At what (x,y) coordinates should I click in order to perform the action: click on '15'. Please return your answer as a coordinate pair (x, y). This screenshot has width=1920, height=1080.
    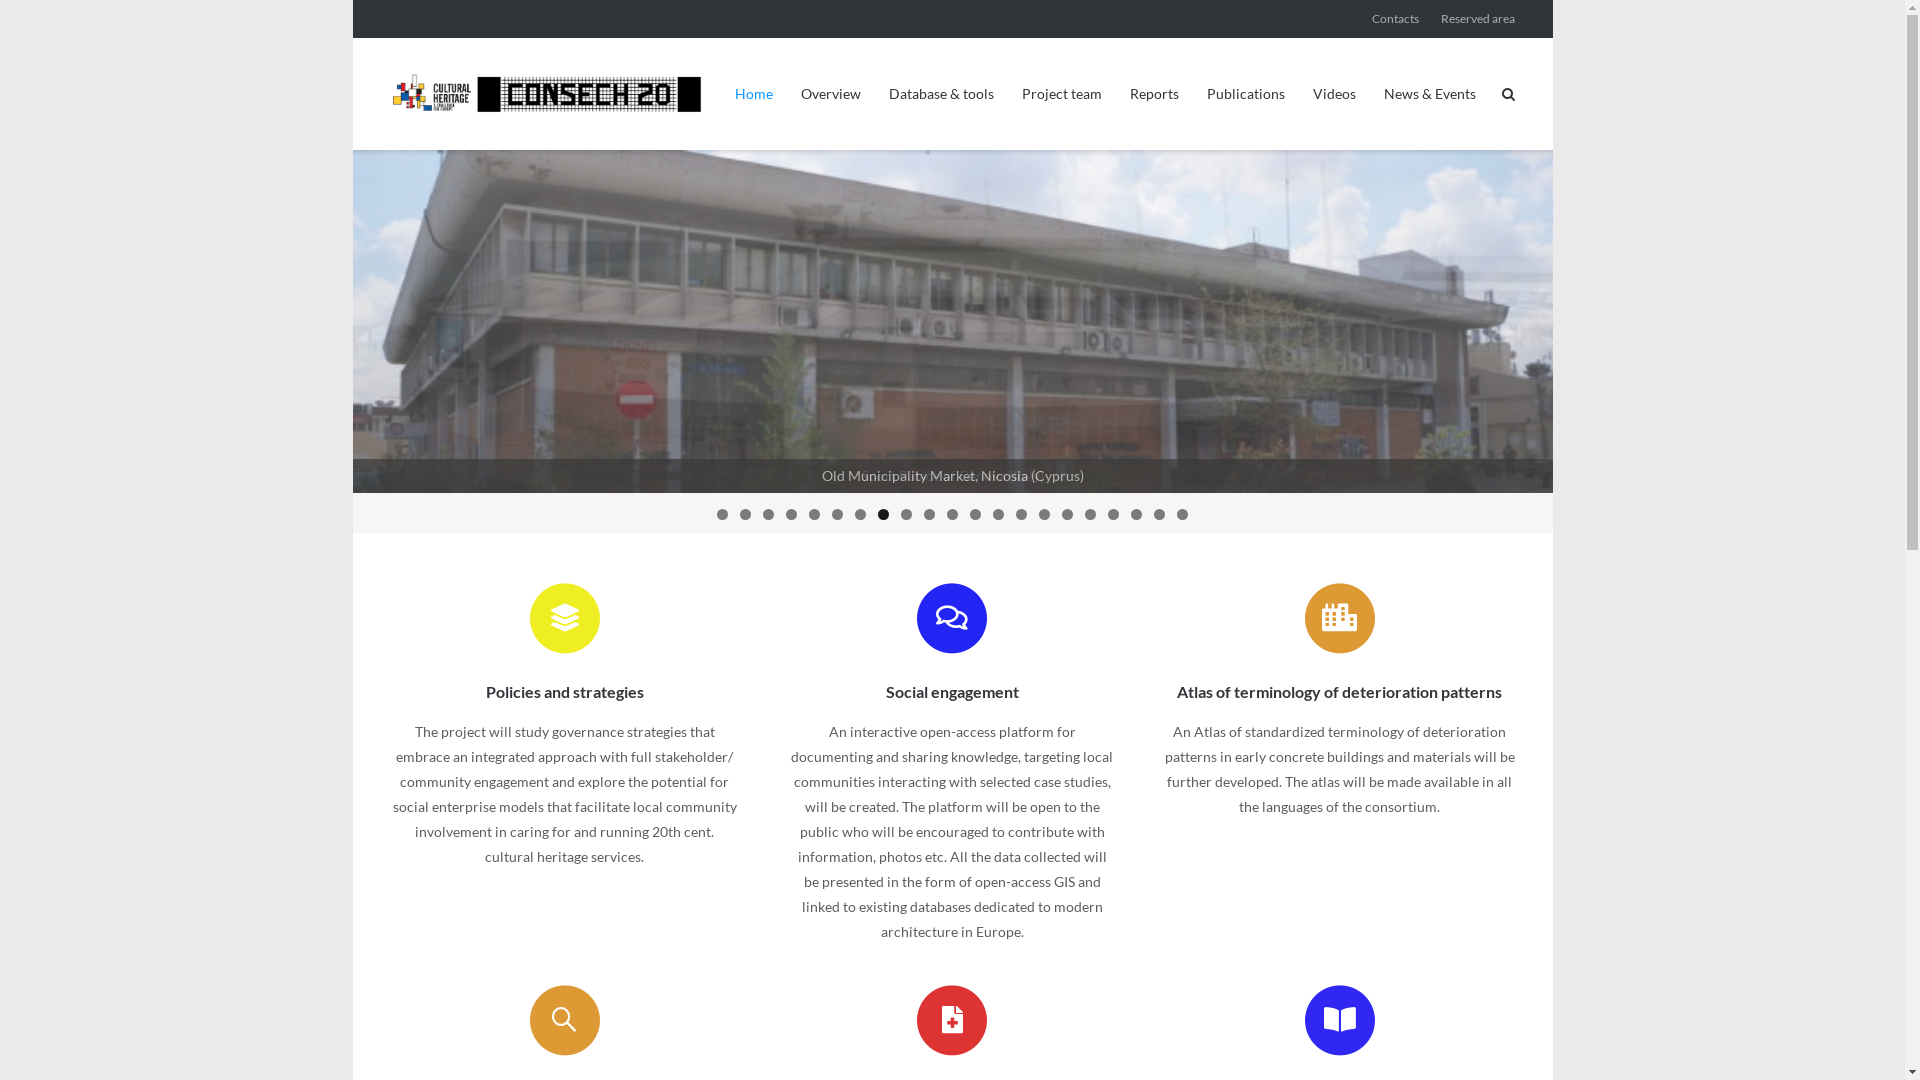
    Looking at the image, I should click on (1043, 513).